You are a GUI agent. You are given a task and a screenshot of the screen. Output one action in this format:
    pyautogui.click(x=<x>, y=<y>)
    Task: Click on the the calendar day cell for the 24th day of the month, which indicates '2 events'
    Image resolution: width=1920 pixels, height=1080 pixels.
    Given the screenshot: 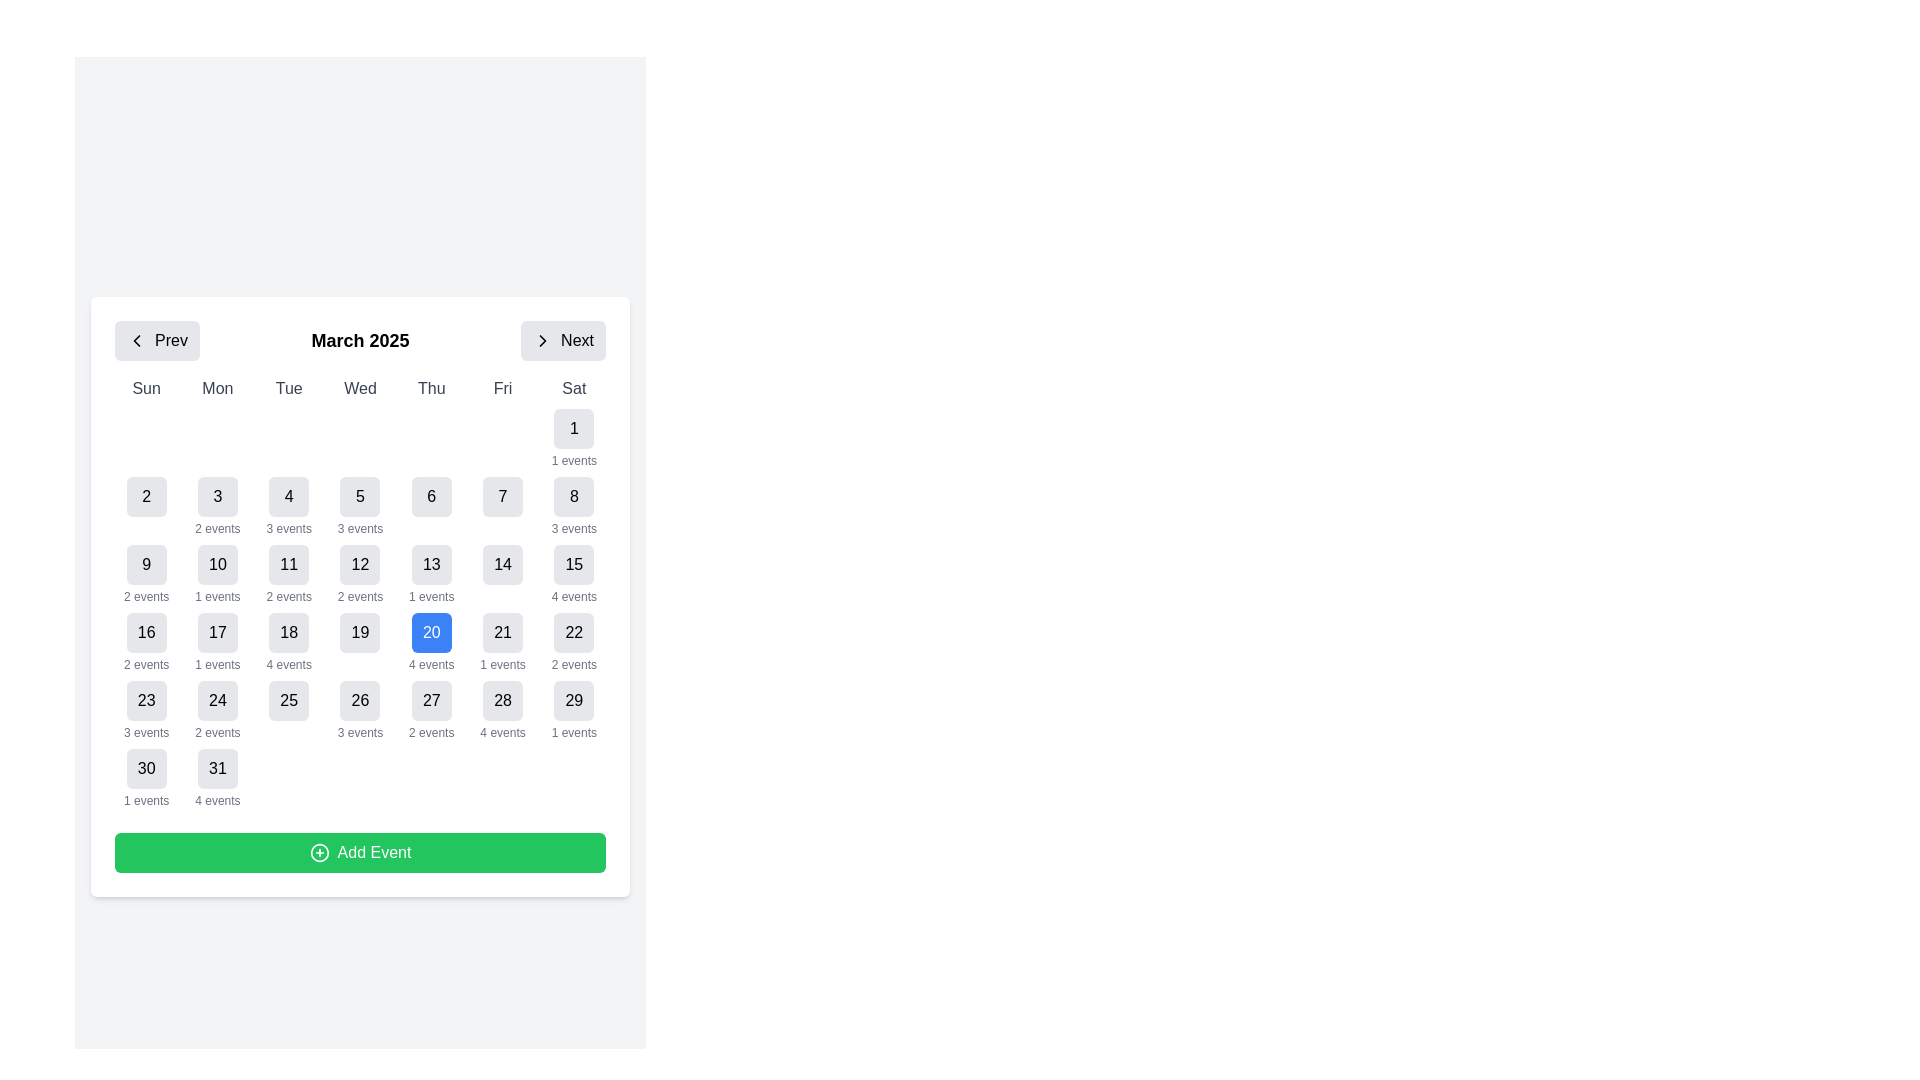 What is the action you would take?
    pyautogui.click(x=217, y=709)
    